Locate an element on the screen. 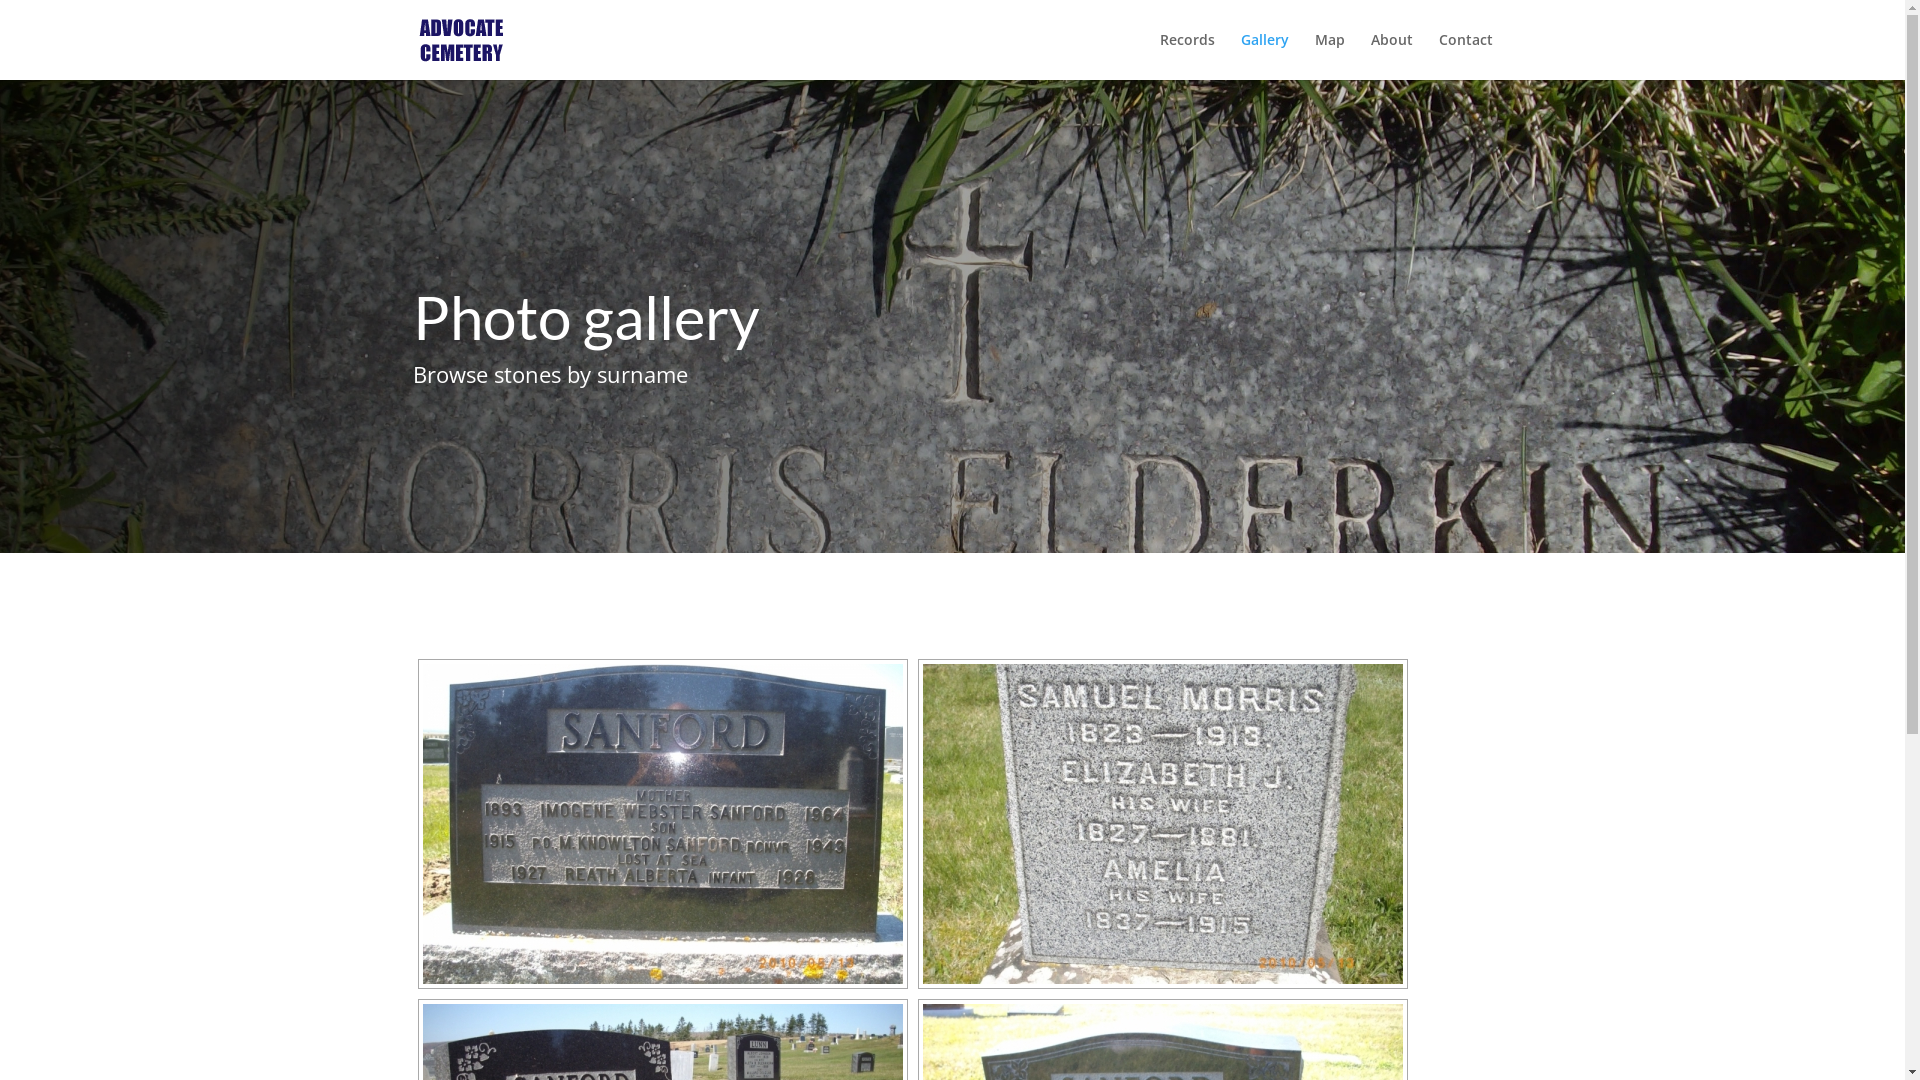 The height and width of the screenshot is (1080, 1920). 'About' is located at coordinates (1390, 55).